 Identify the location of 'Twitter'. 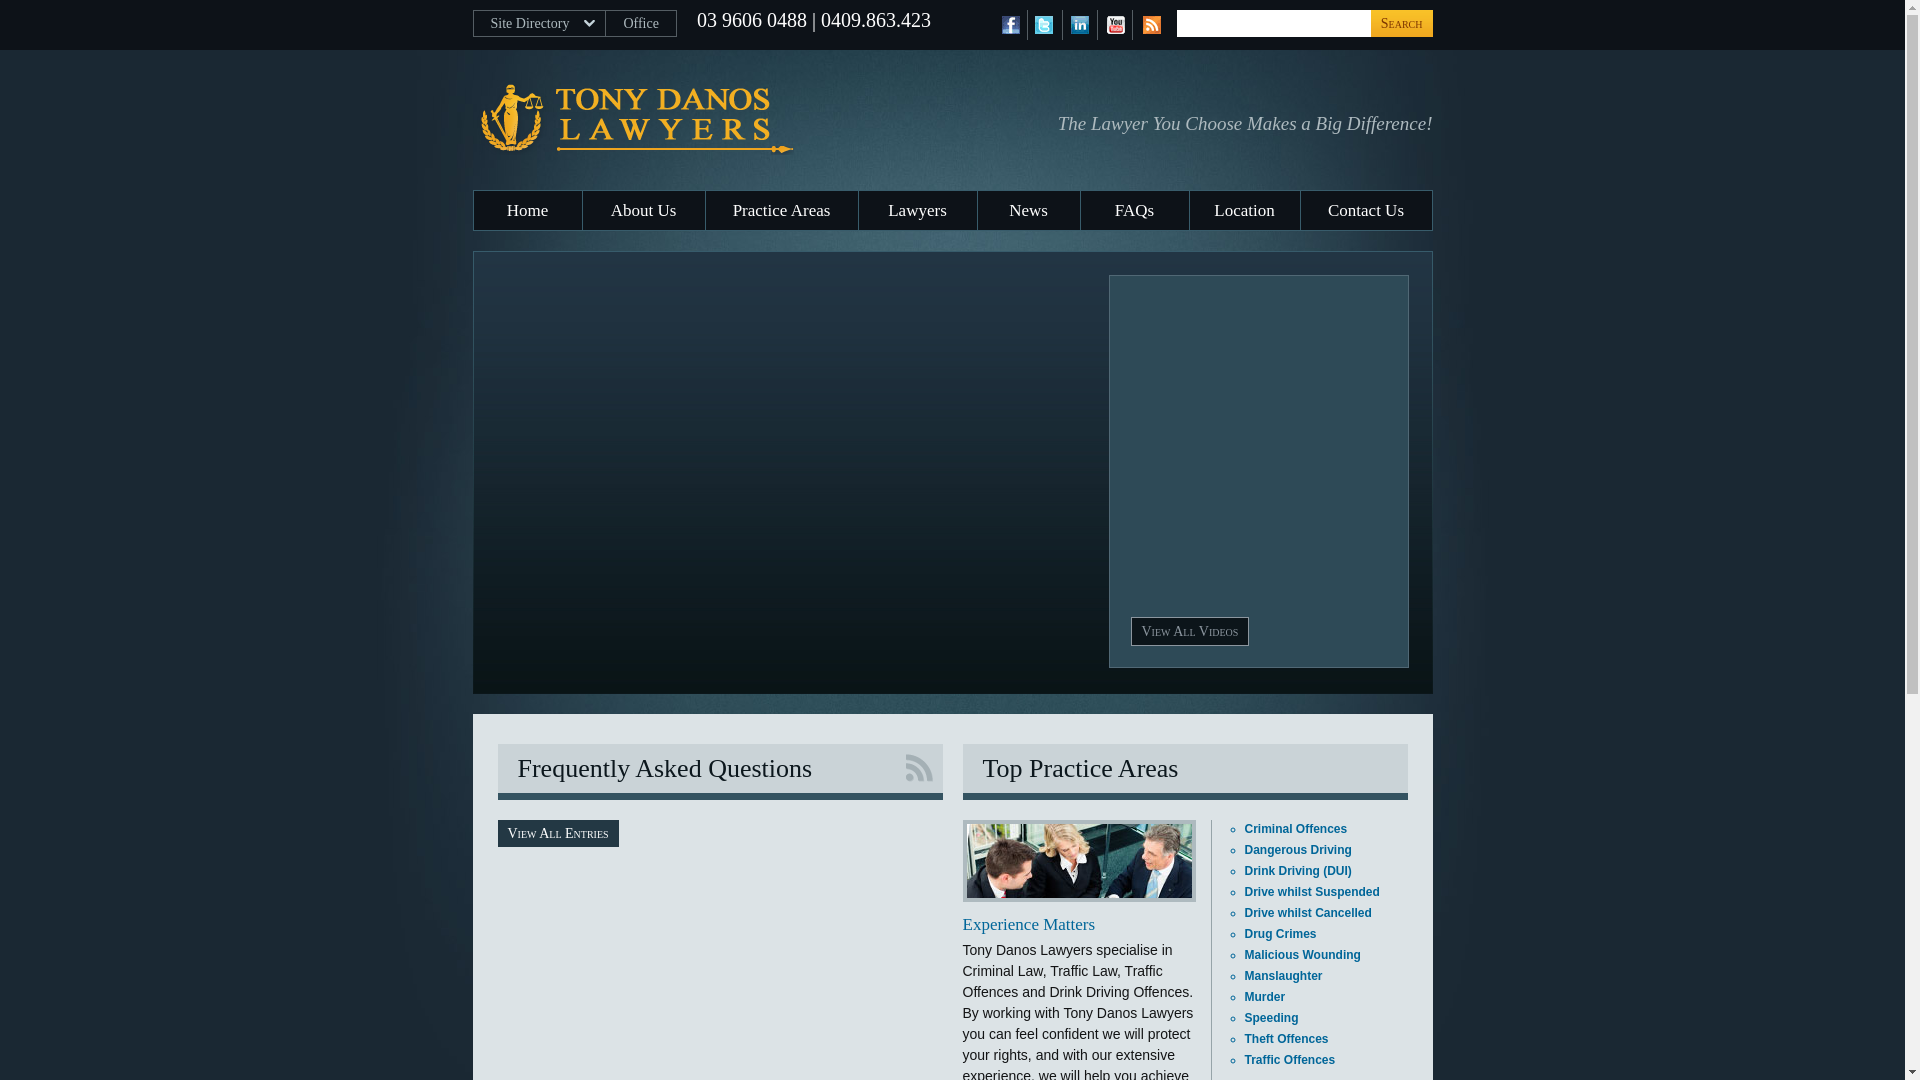
(1044, 24).